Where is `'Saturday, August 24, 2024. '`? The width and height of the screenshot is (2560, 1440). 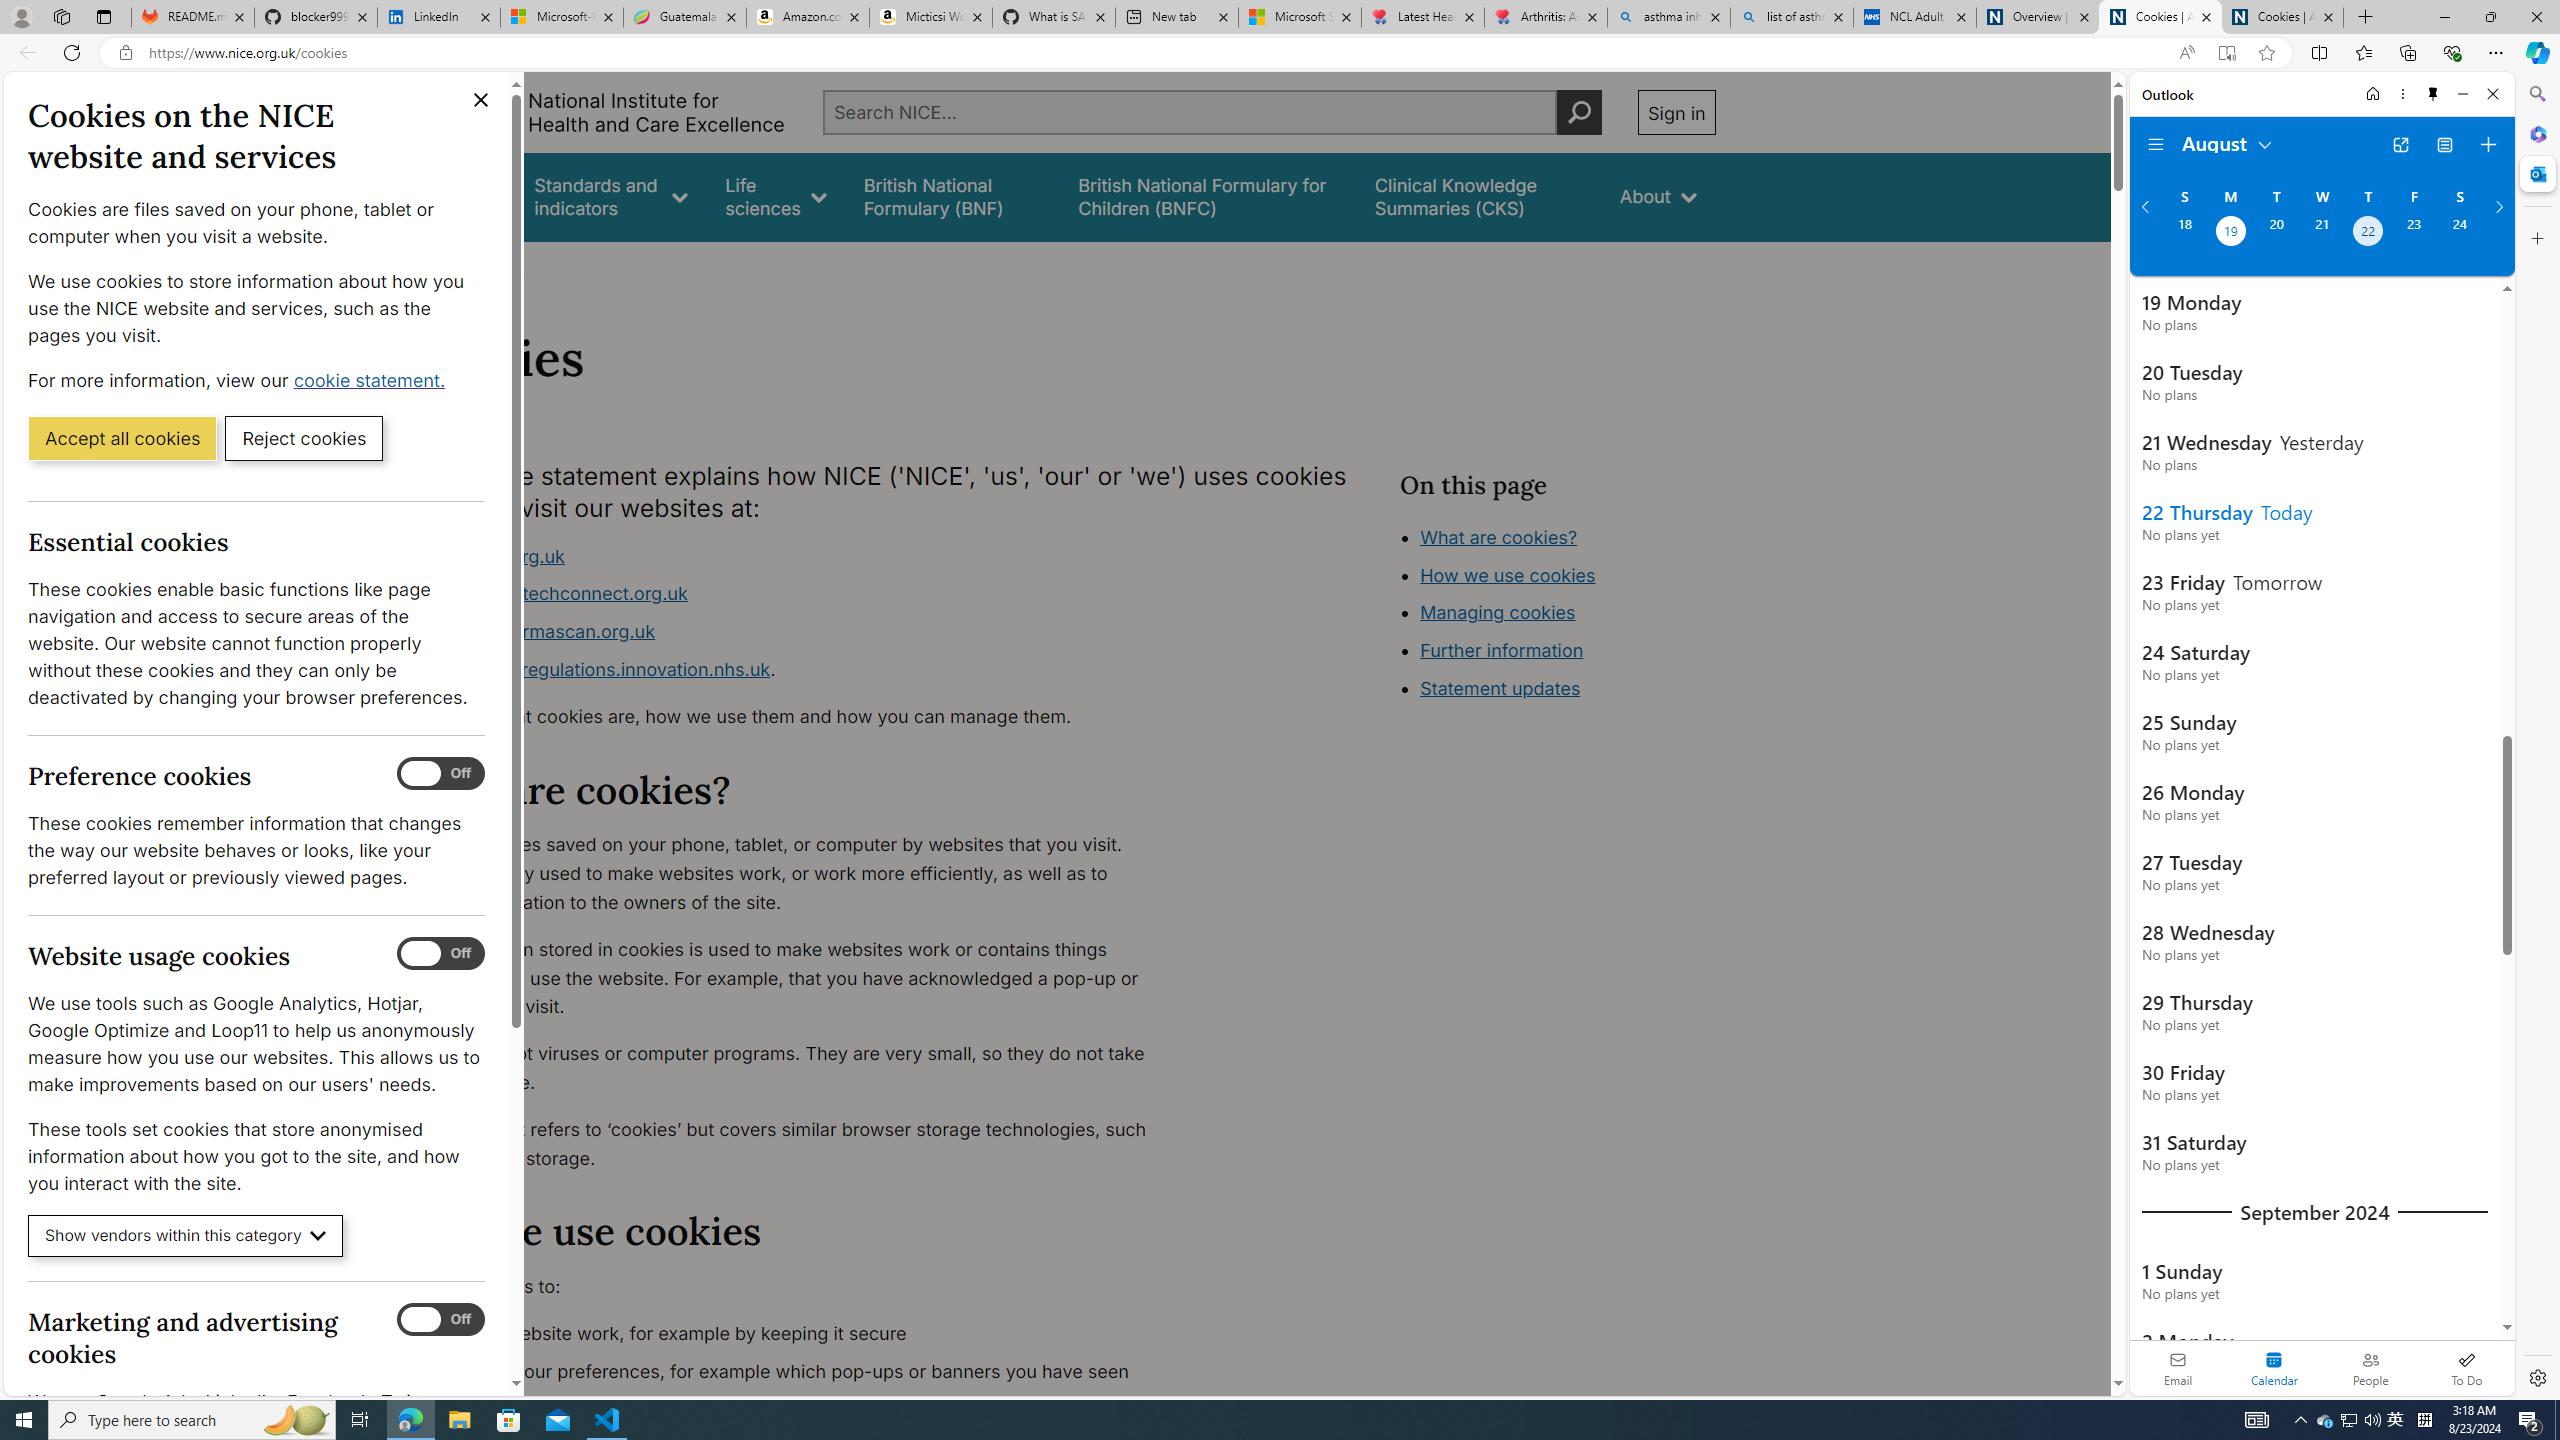
'Saturday, August 24, 2024. ' is located at coordinates (2459, 233).